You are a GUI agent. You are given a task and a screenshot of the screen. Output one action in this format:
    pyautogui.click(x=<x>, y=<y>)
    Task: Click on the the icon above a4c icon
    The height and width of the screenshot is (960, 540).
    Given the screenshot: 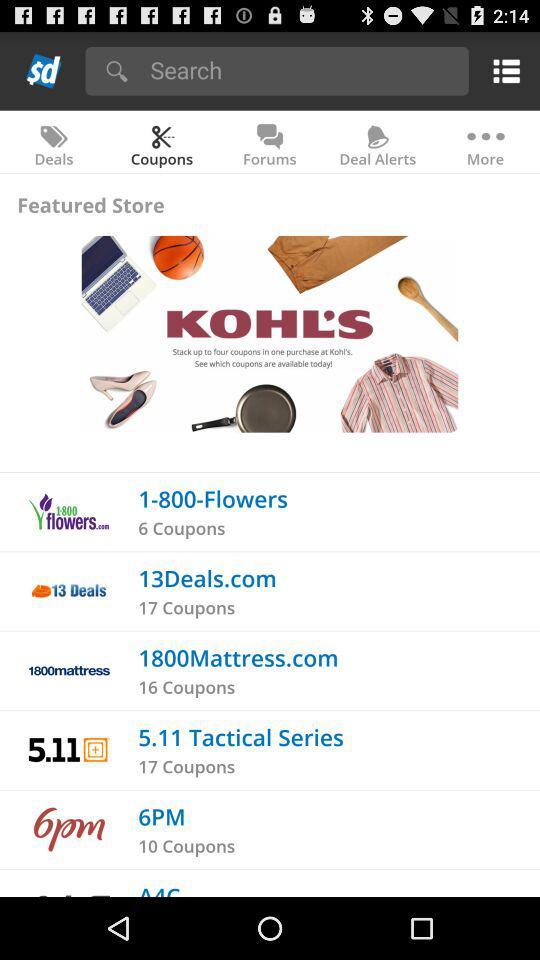 What is the action you would take?
    pyautogui.click(x=186, y=844)
    